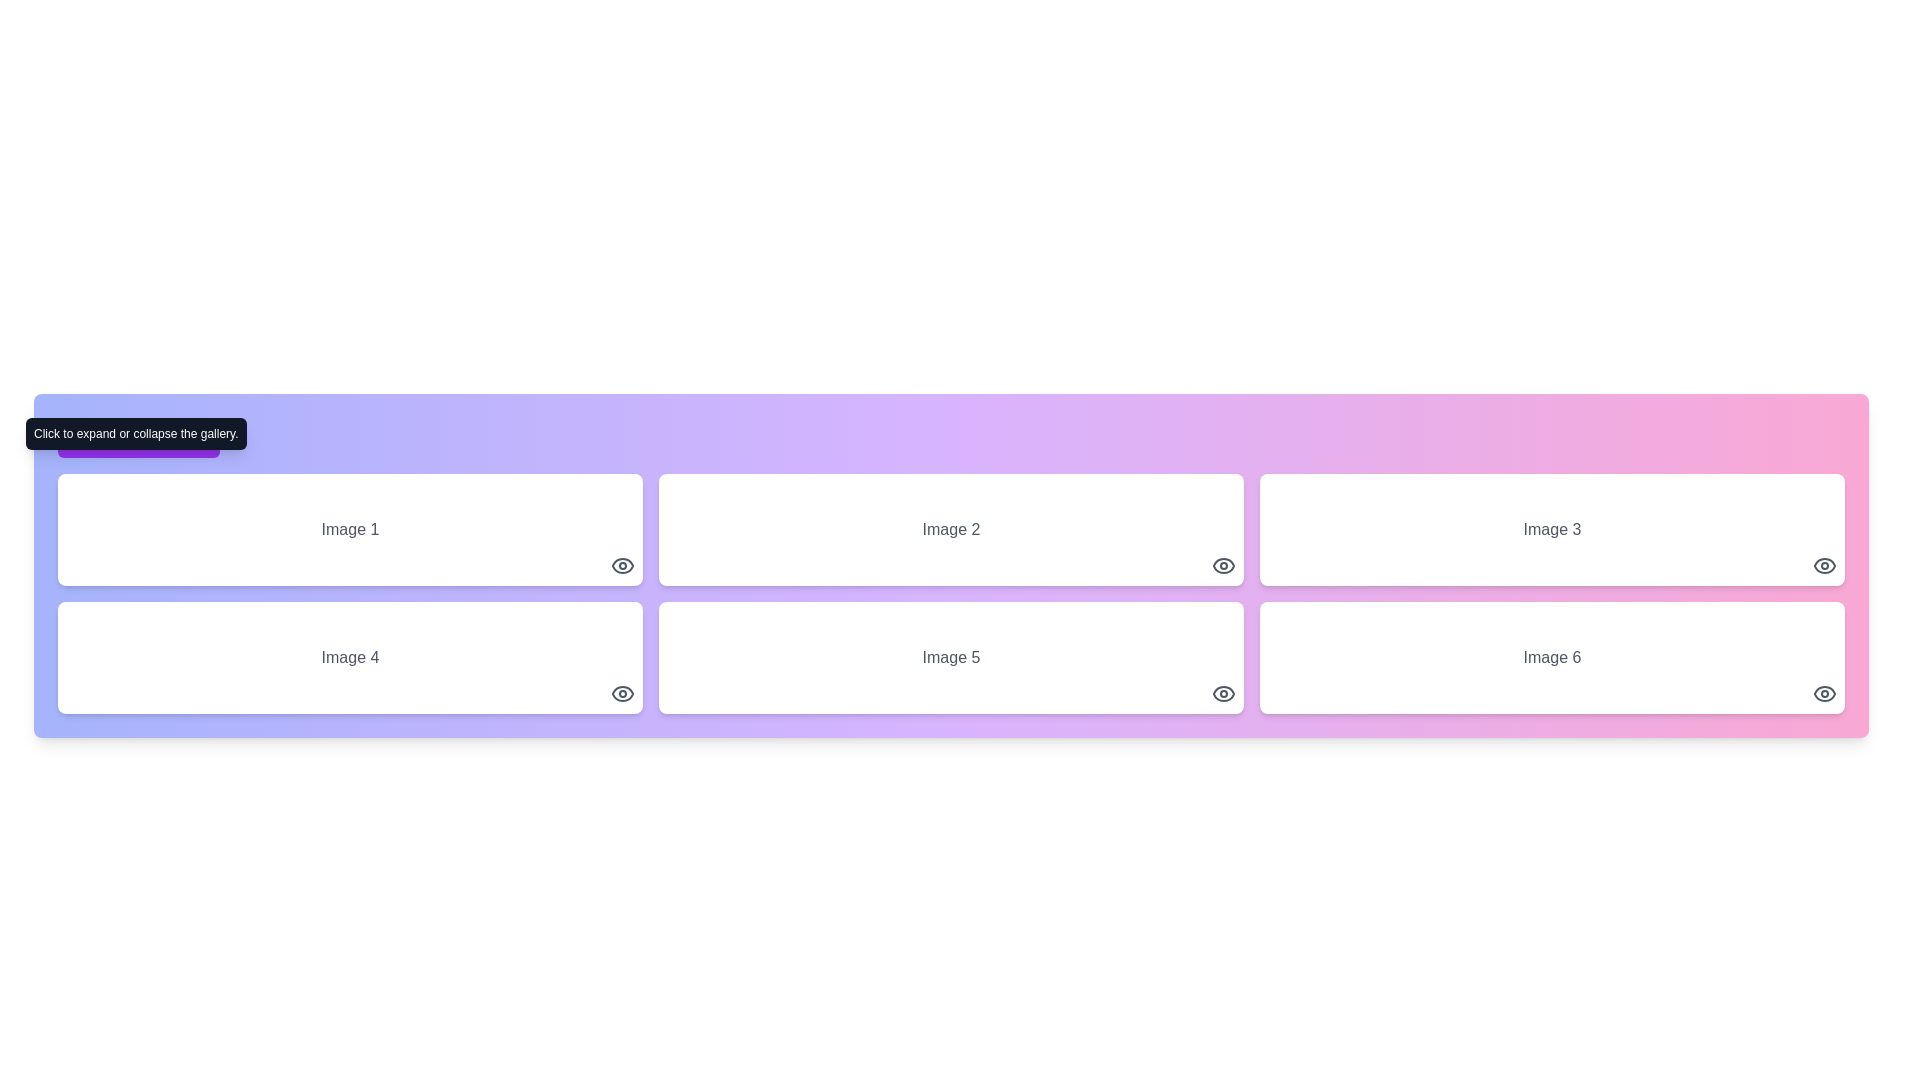 Image resolution: width=1920 pixels, height=1080 pixels. What do you see at coordinates (350, 528) in the screenshot?
I see `the button labeled 'Image 1'` at bounding box center [350, 528].